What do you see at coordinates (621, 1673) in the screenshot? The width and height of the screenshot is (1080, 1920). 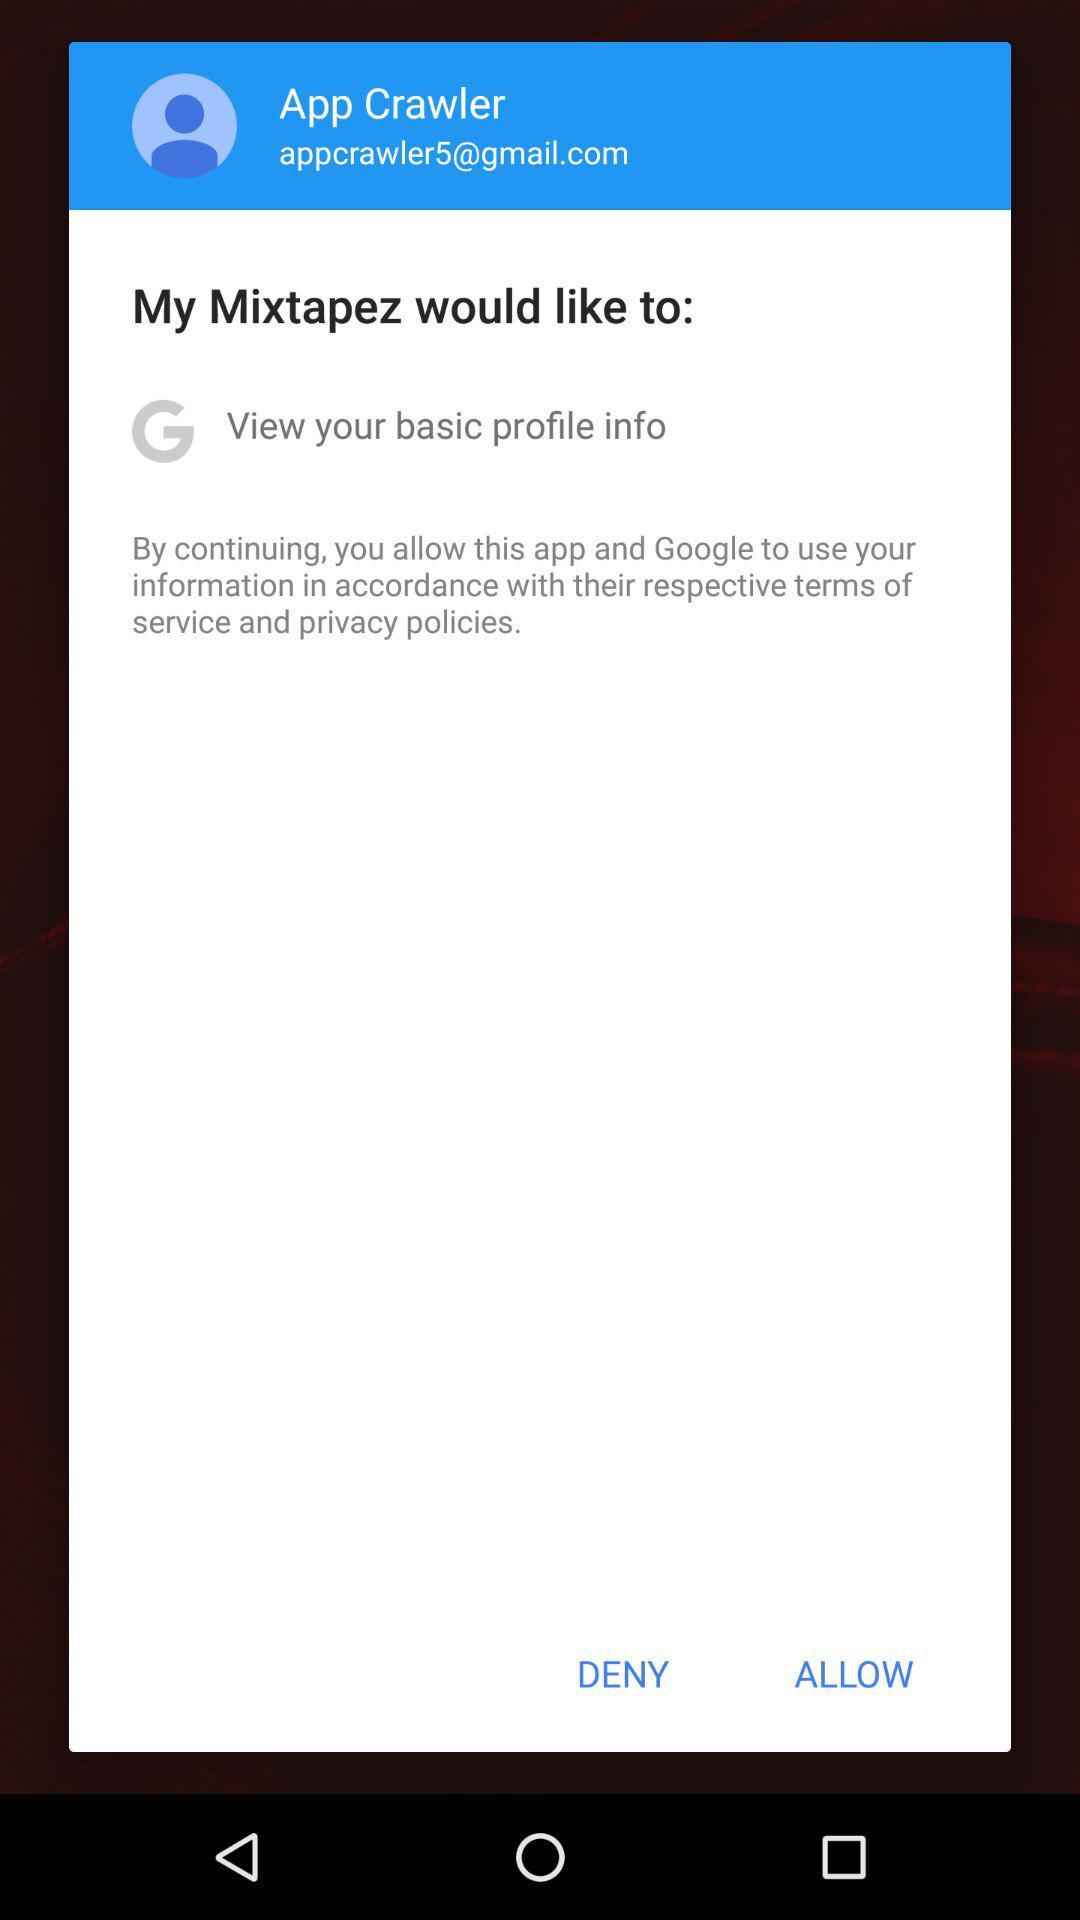 I see `item at the bottom` at bounding box center [621, 1673].